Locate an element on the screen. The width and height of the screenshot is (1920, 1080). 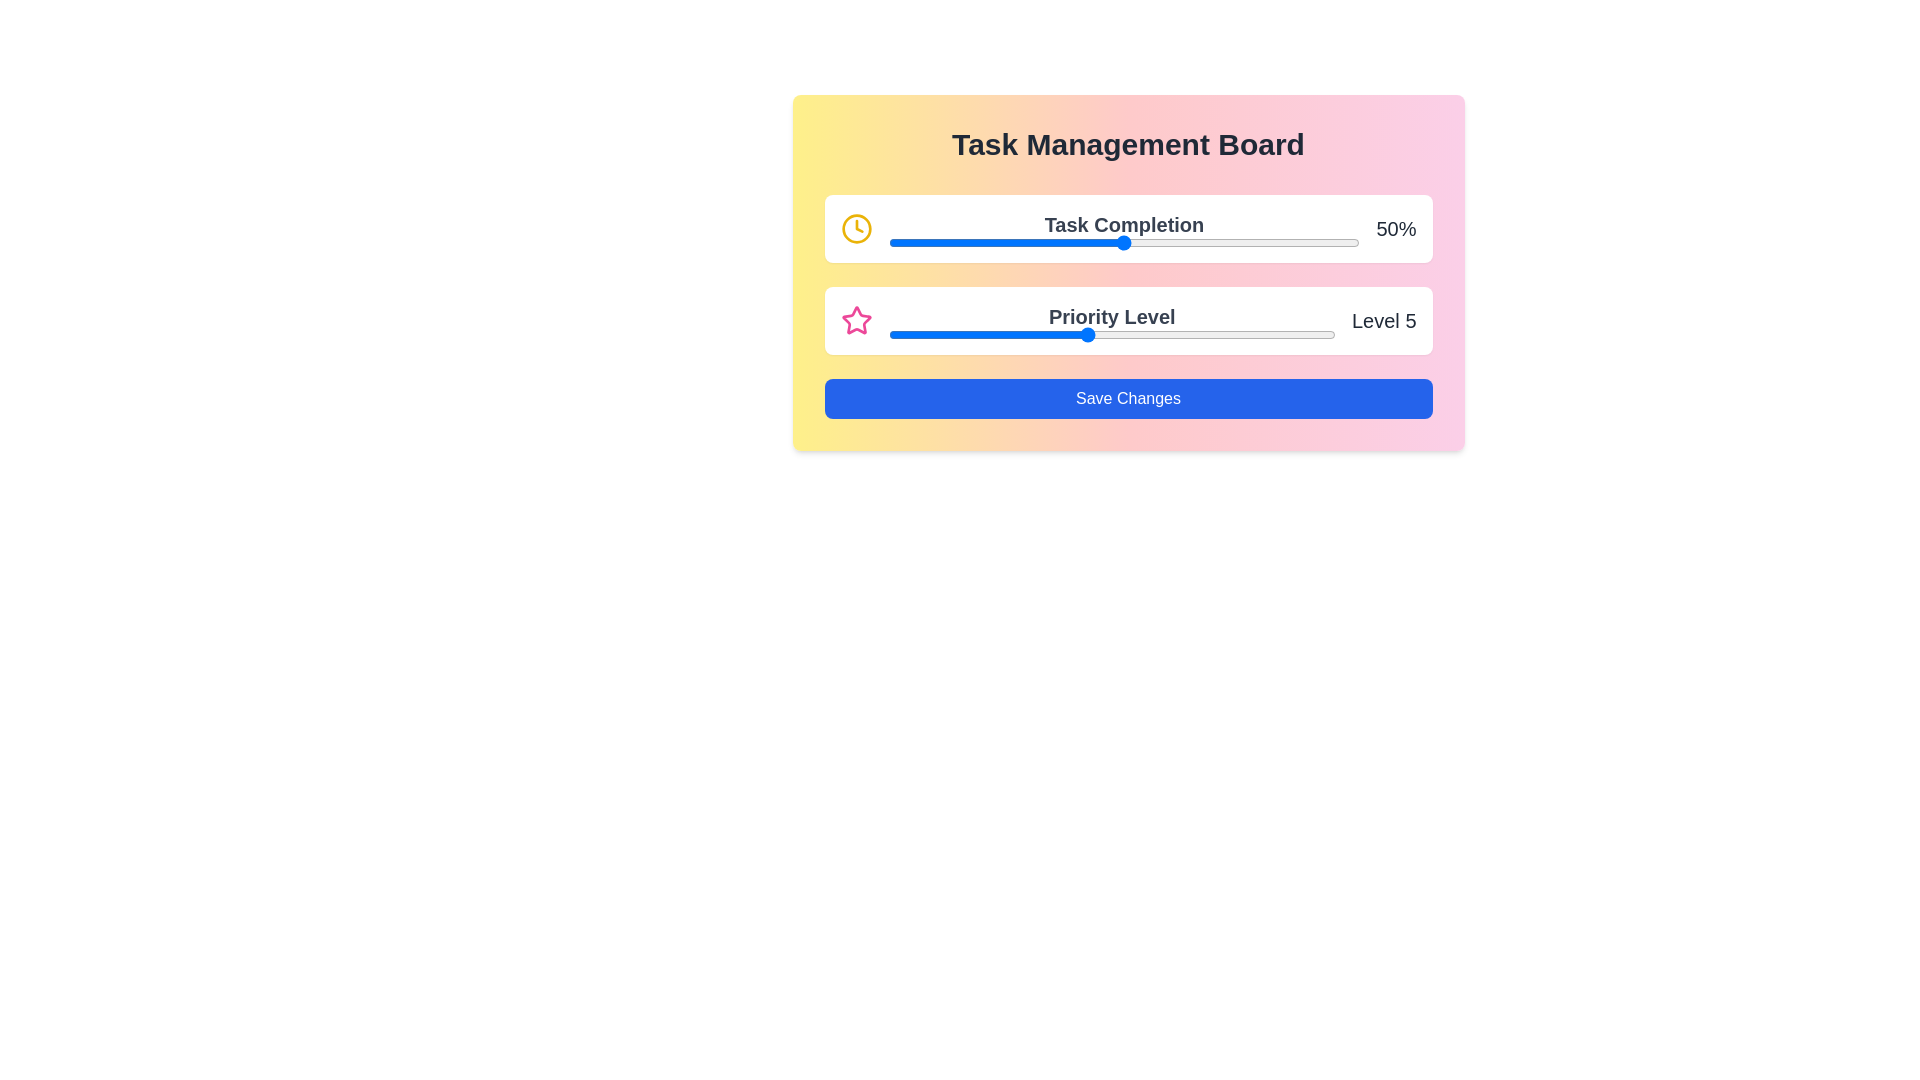
text label that describes the purpose of the adjacent progress bar and percentage indicator, which is positioned above the progress bar in the task management section is located at coordinates (1124, 224).